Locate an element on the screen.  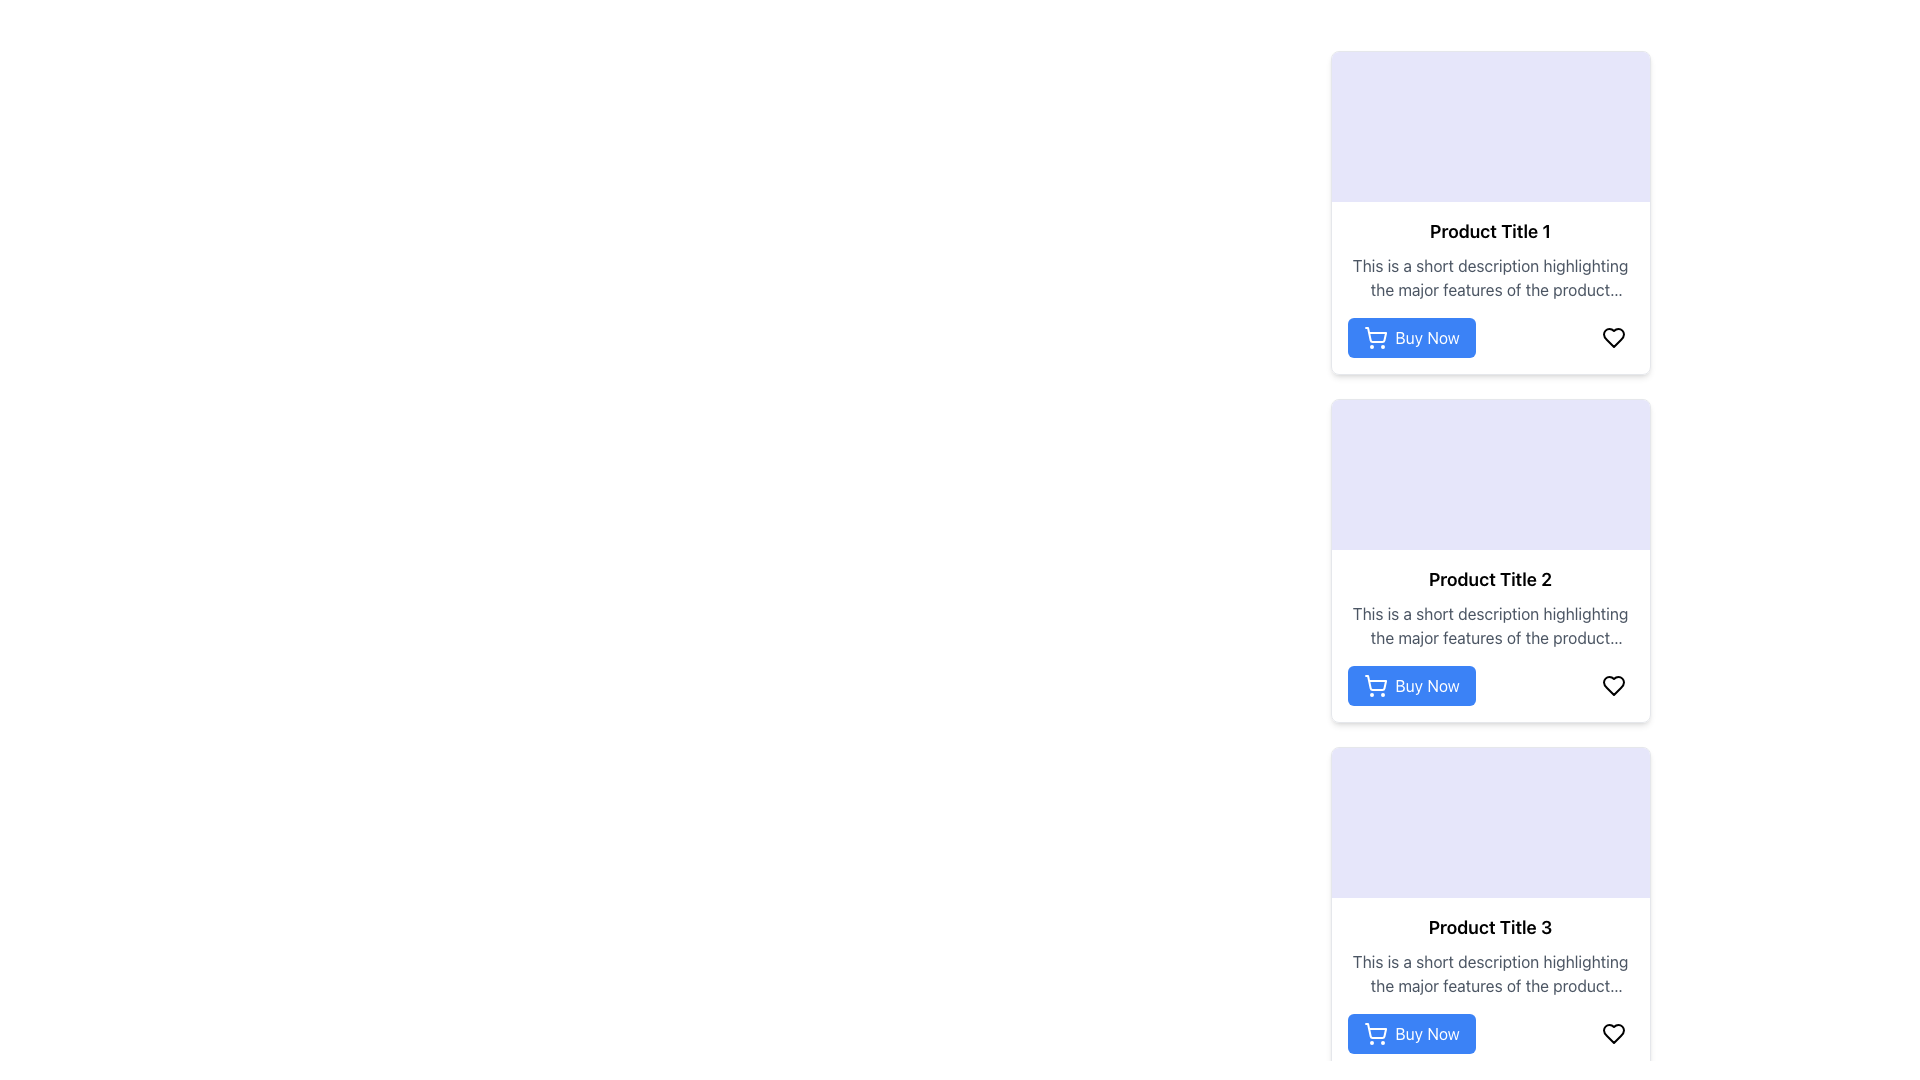
the purchase button located at the bottom of the card labeled 'Product Title 3' is located at coordinates (1410, 1033).